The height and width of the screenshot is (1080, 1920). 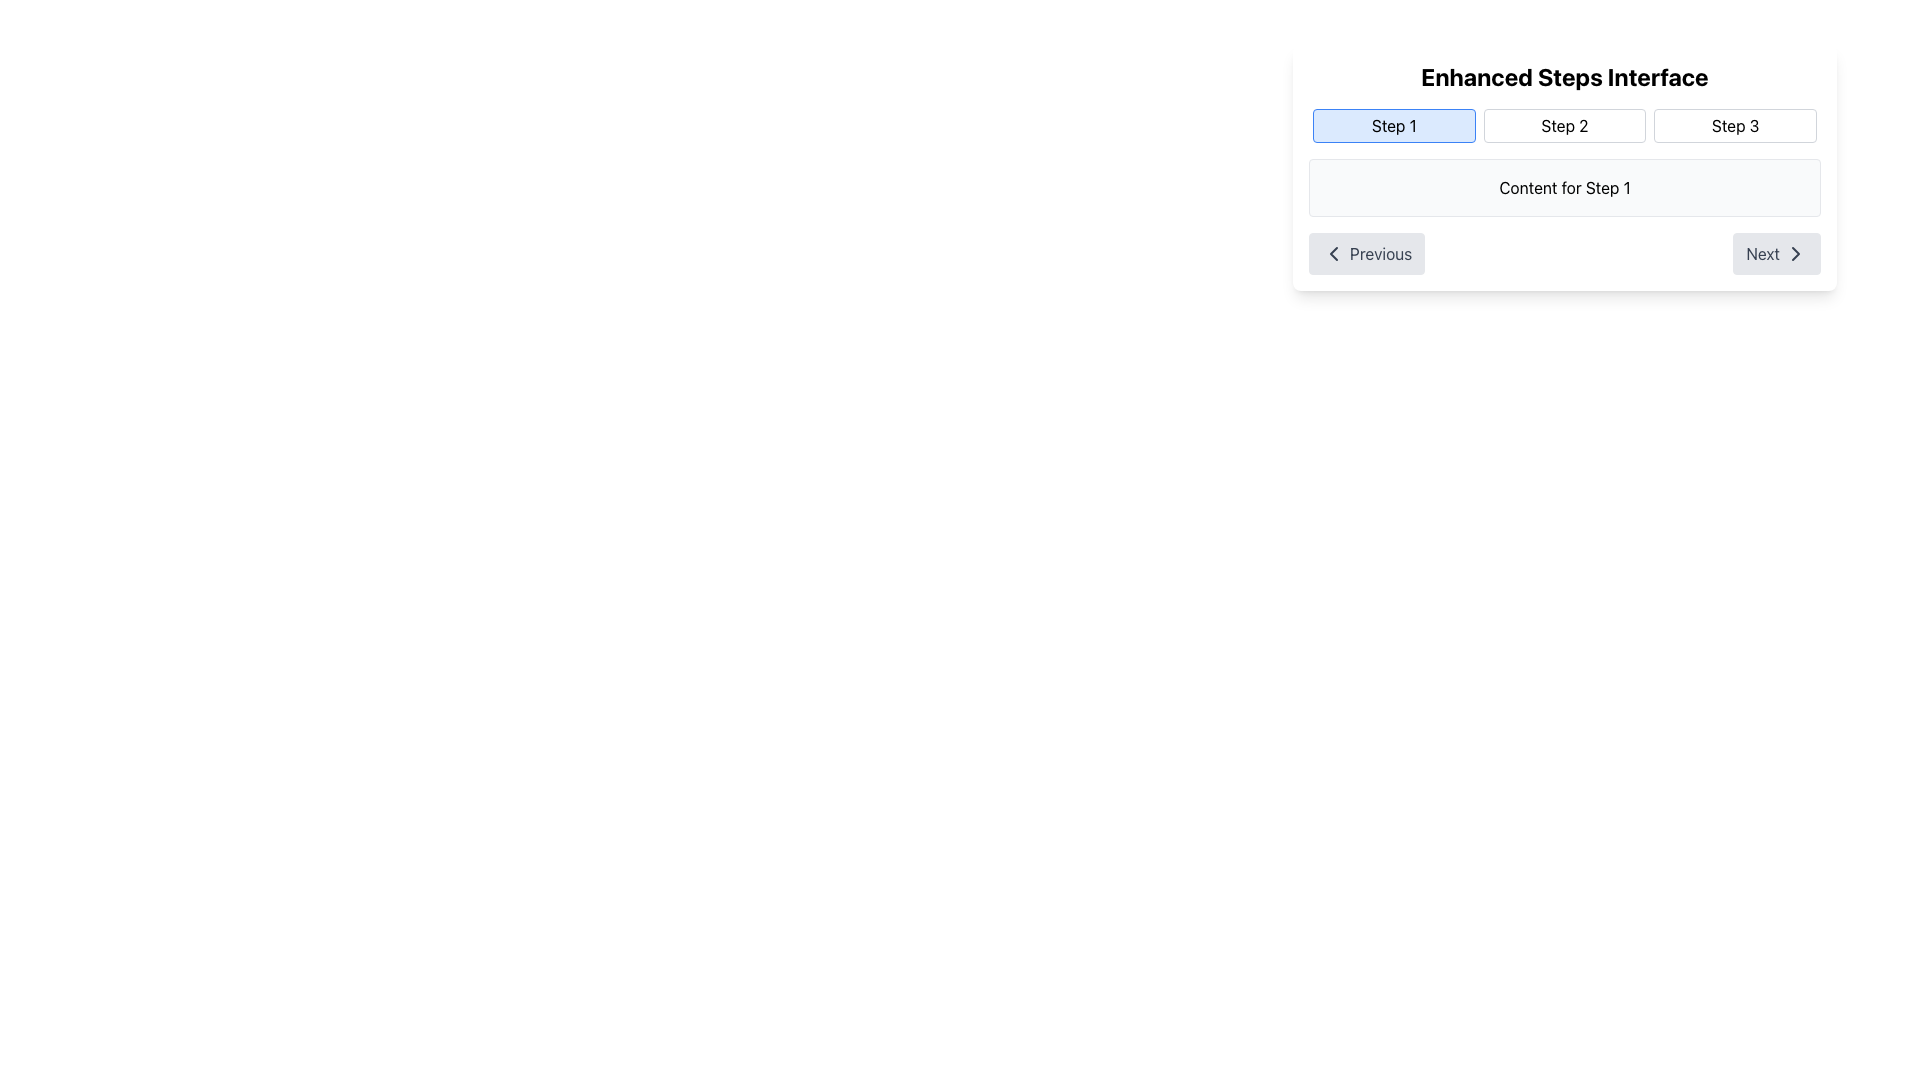 I want to click on the 'Previous' button with a light gray background and dark gray text, so click(x=1366, y=253).